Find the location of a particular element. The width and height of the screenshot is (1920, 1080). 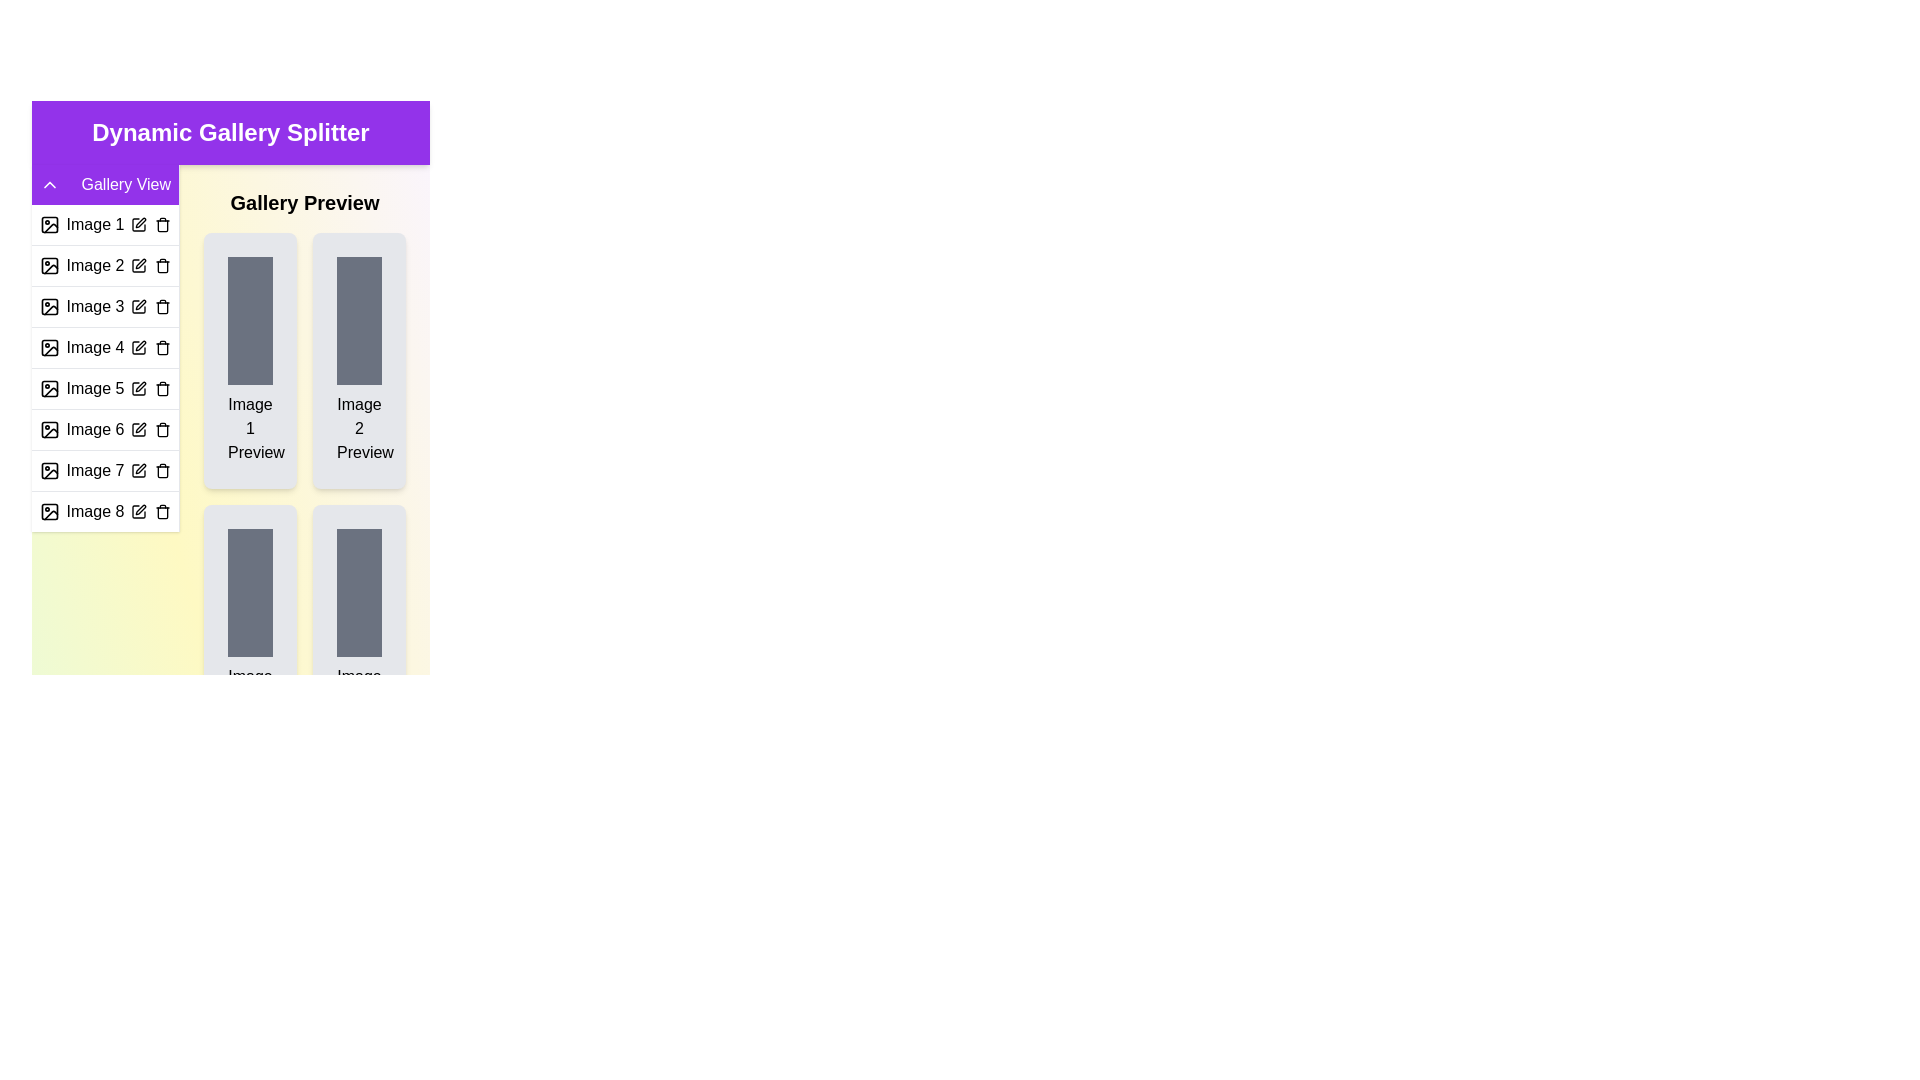

the edit icon of the grouped action buttons for 'Image 8' to initiate editing is located at coordinates (149, 511).